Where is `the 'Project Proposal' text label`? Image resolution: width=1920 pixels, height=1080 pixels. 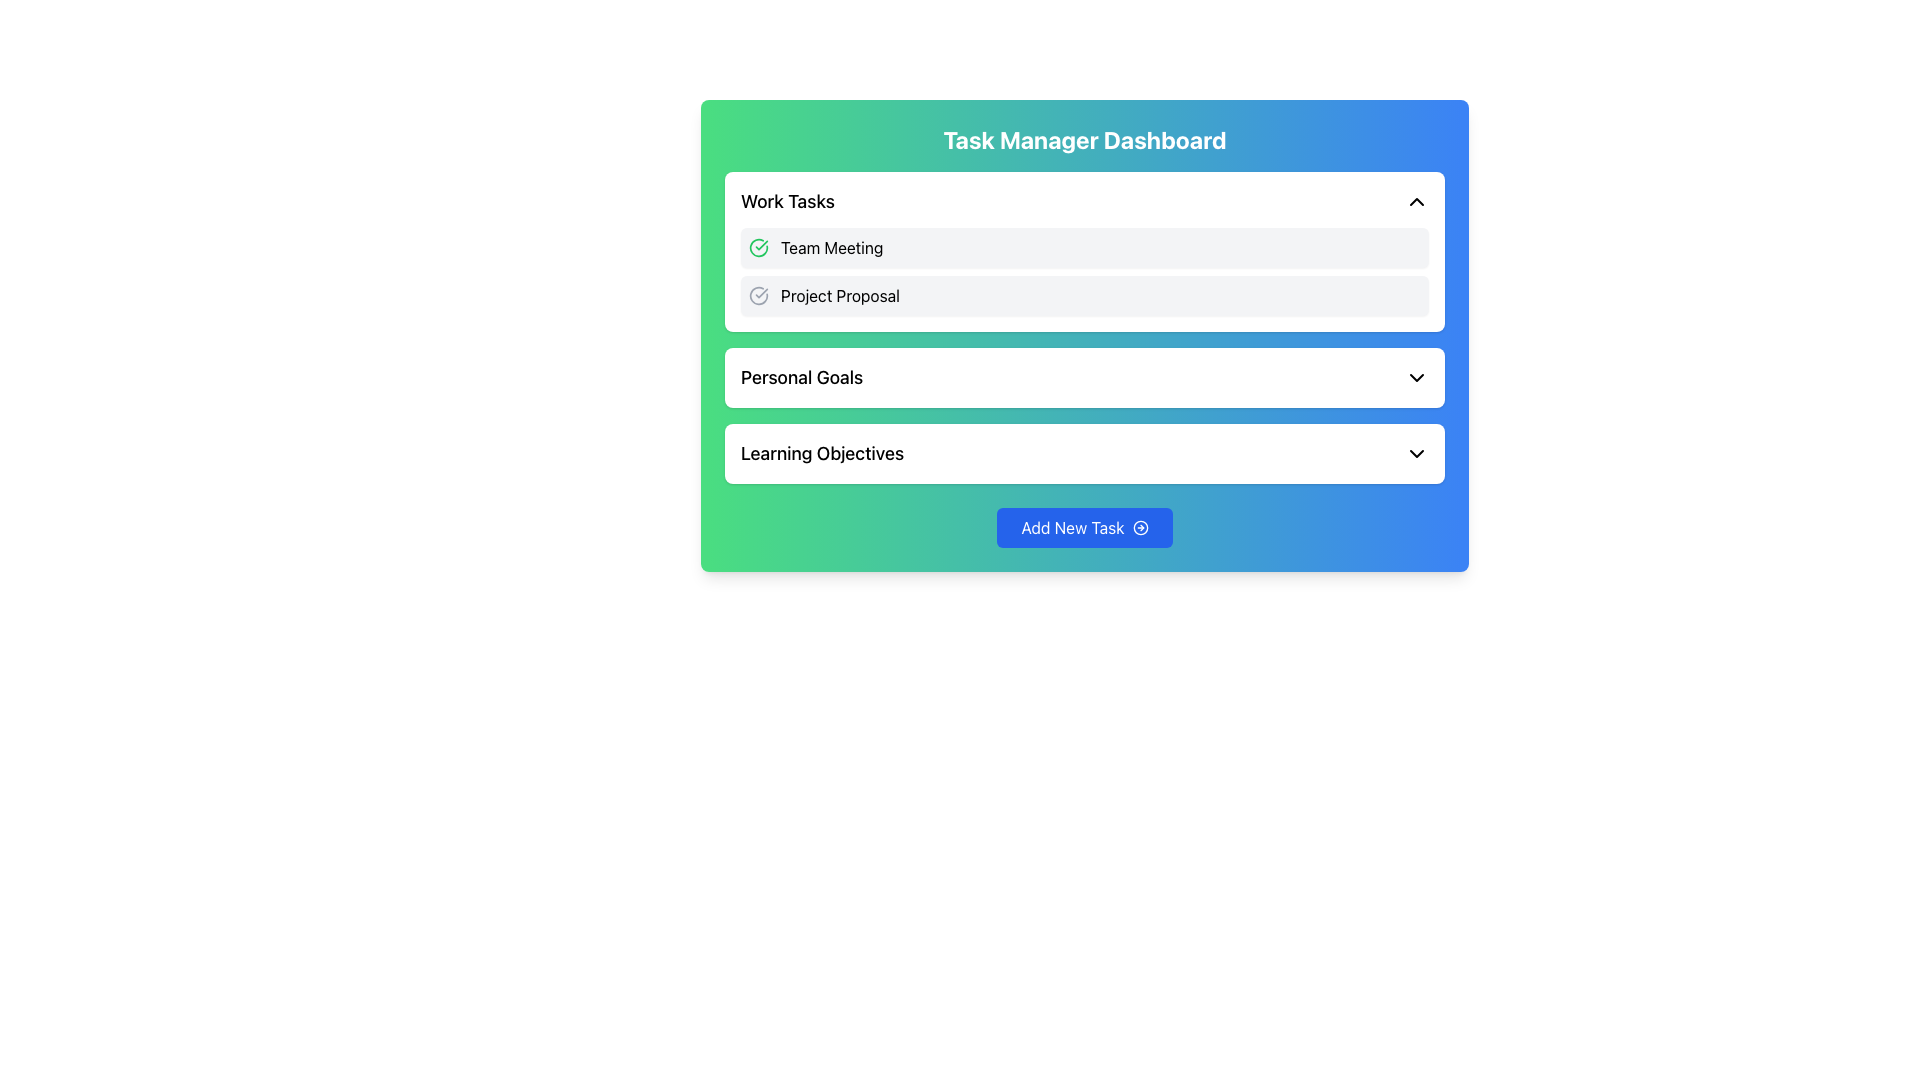
the 'Project Proposal' text label is located at coordinates (840, 296).